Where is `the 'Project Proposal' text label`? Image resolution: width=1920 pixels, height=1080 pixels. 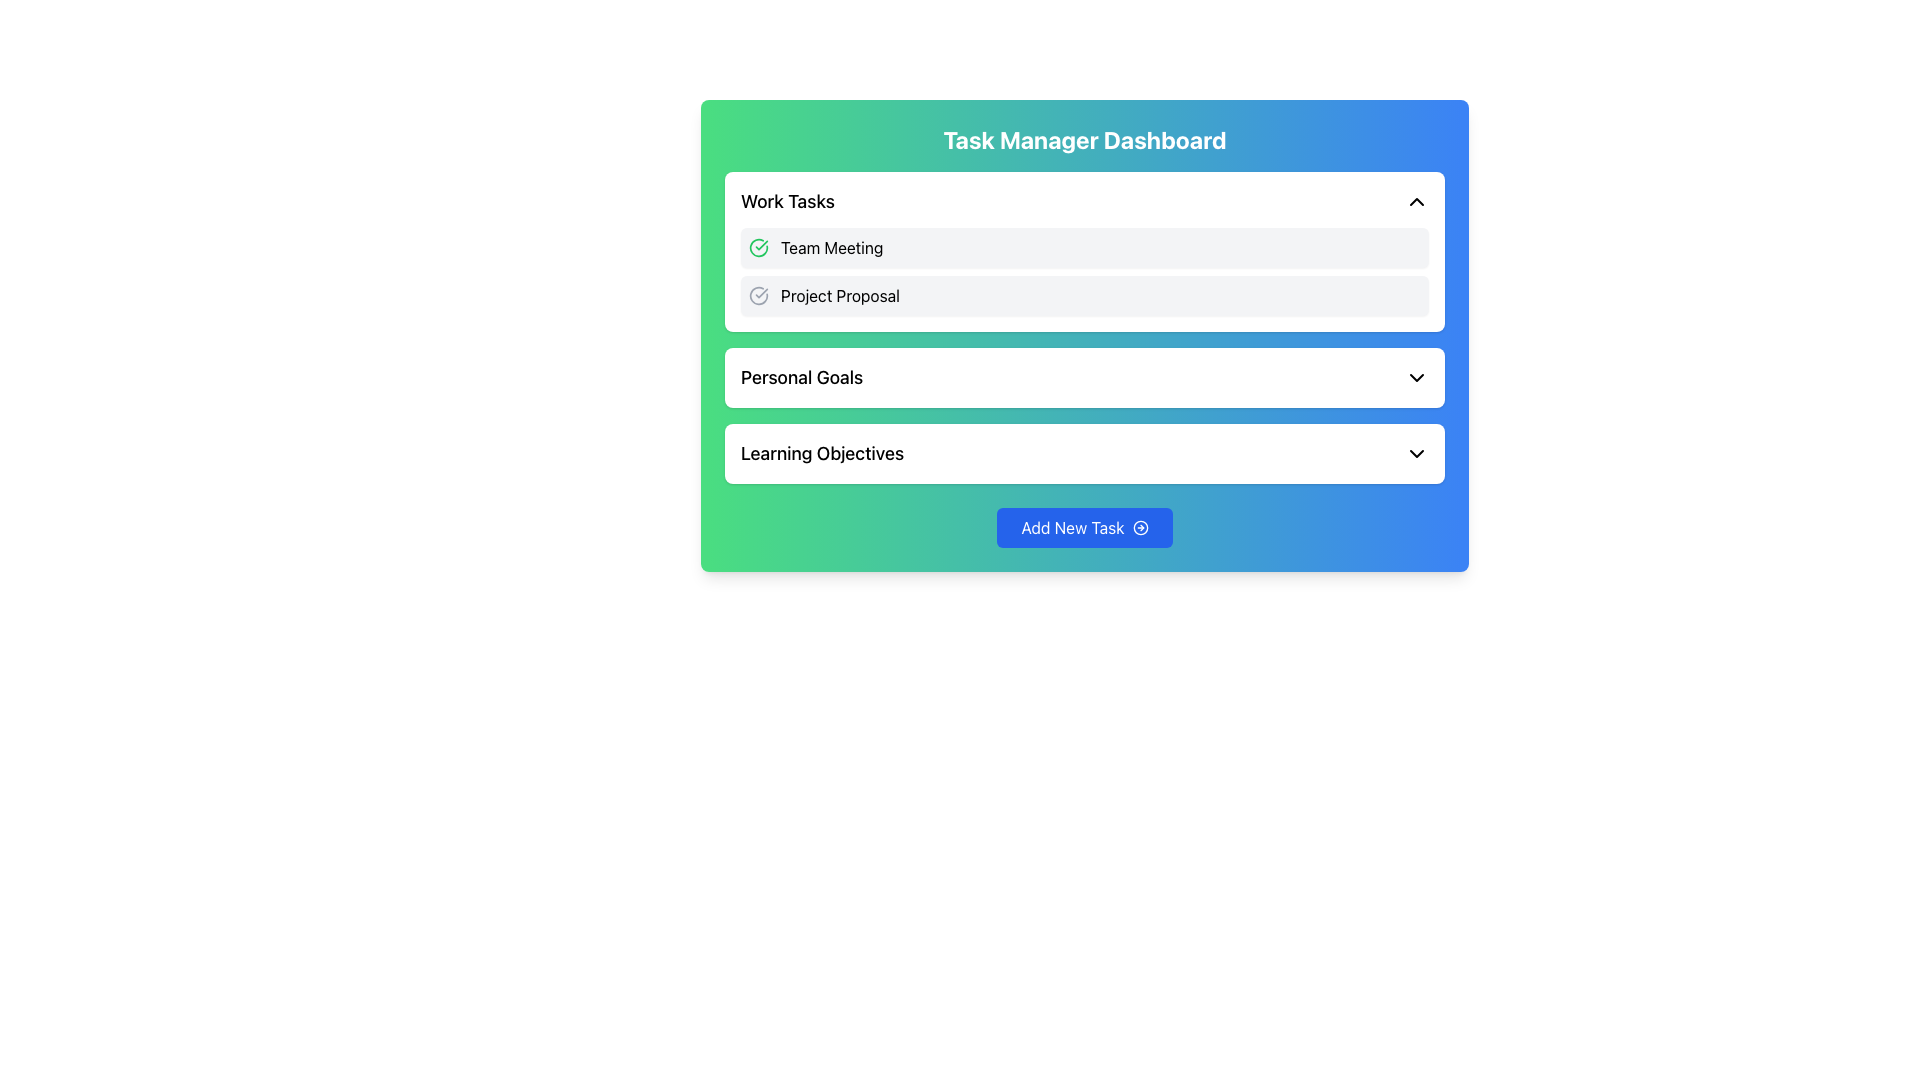
the 'Project Proposal' text label is located at coordinates (840, 296).